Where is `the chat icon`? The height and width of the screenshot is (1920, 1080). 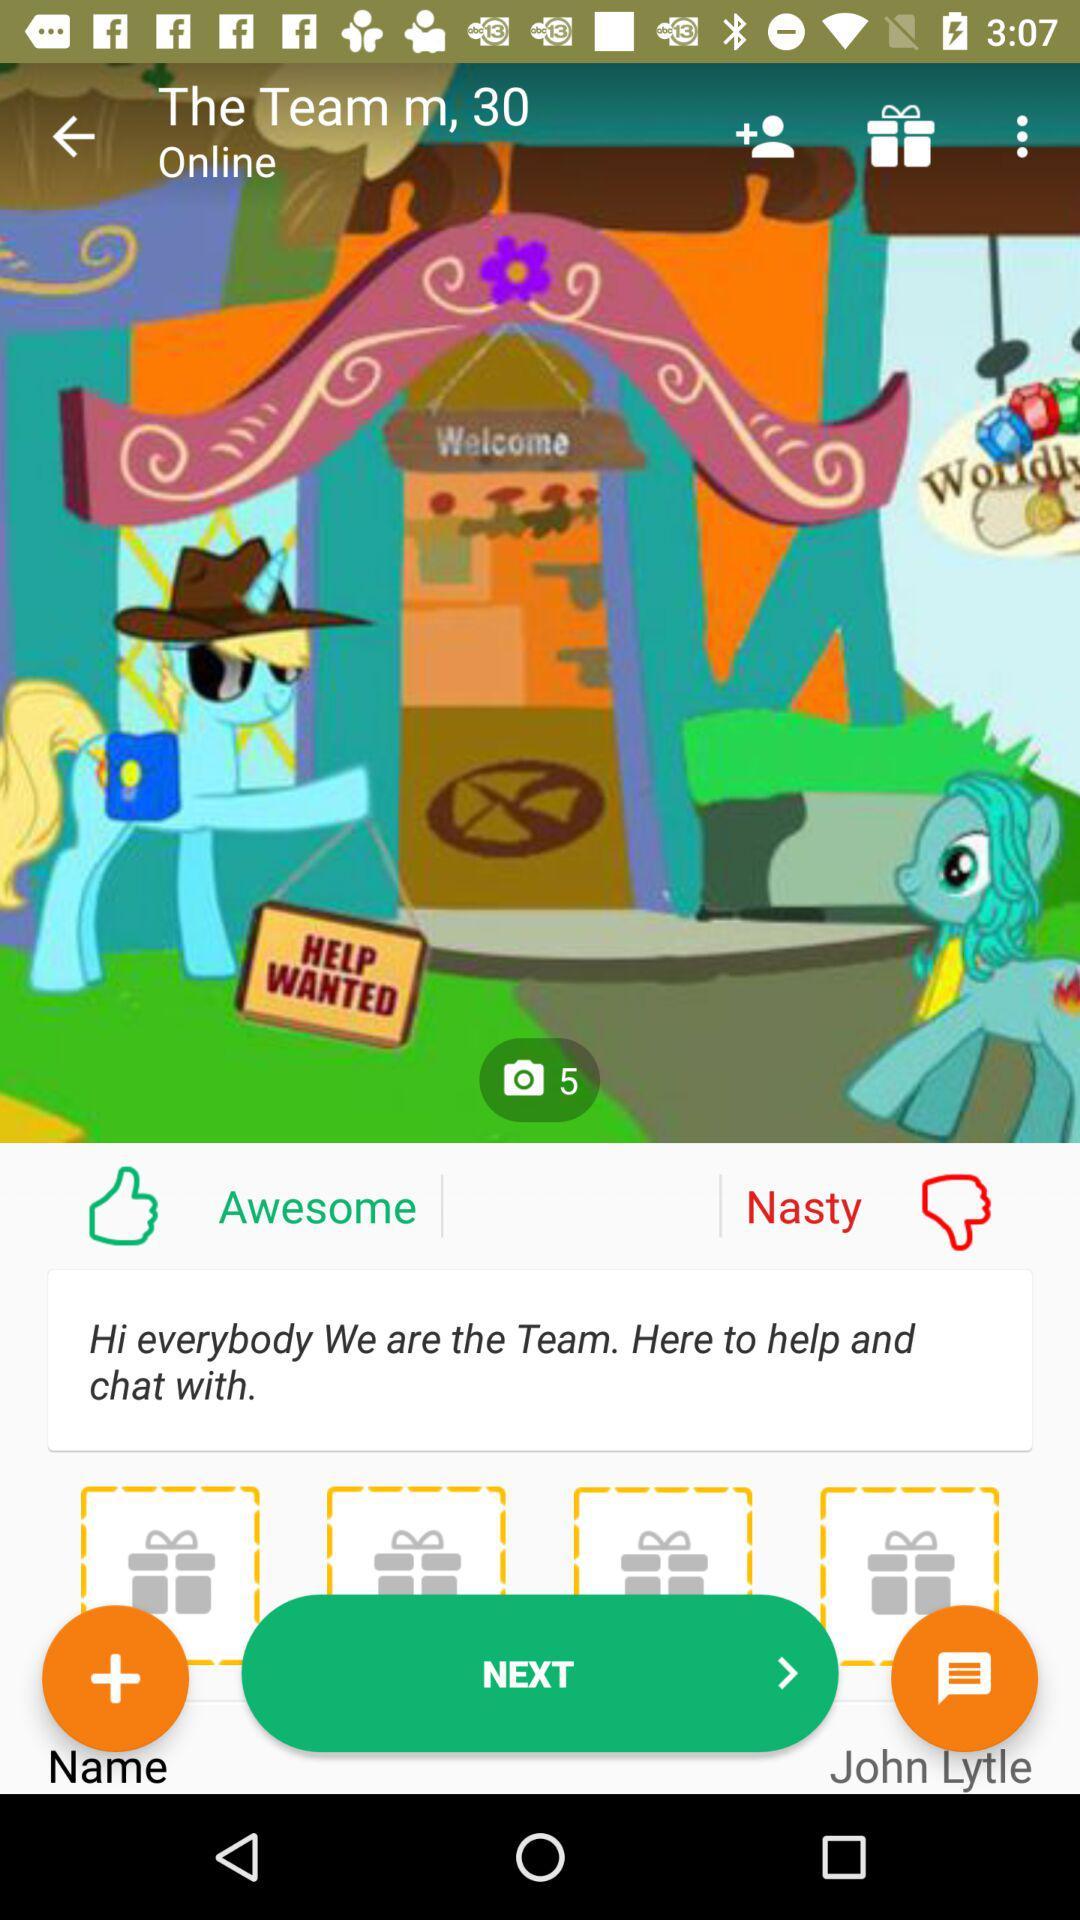
the chat icon is located at coordinates (963, 1678).